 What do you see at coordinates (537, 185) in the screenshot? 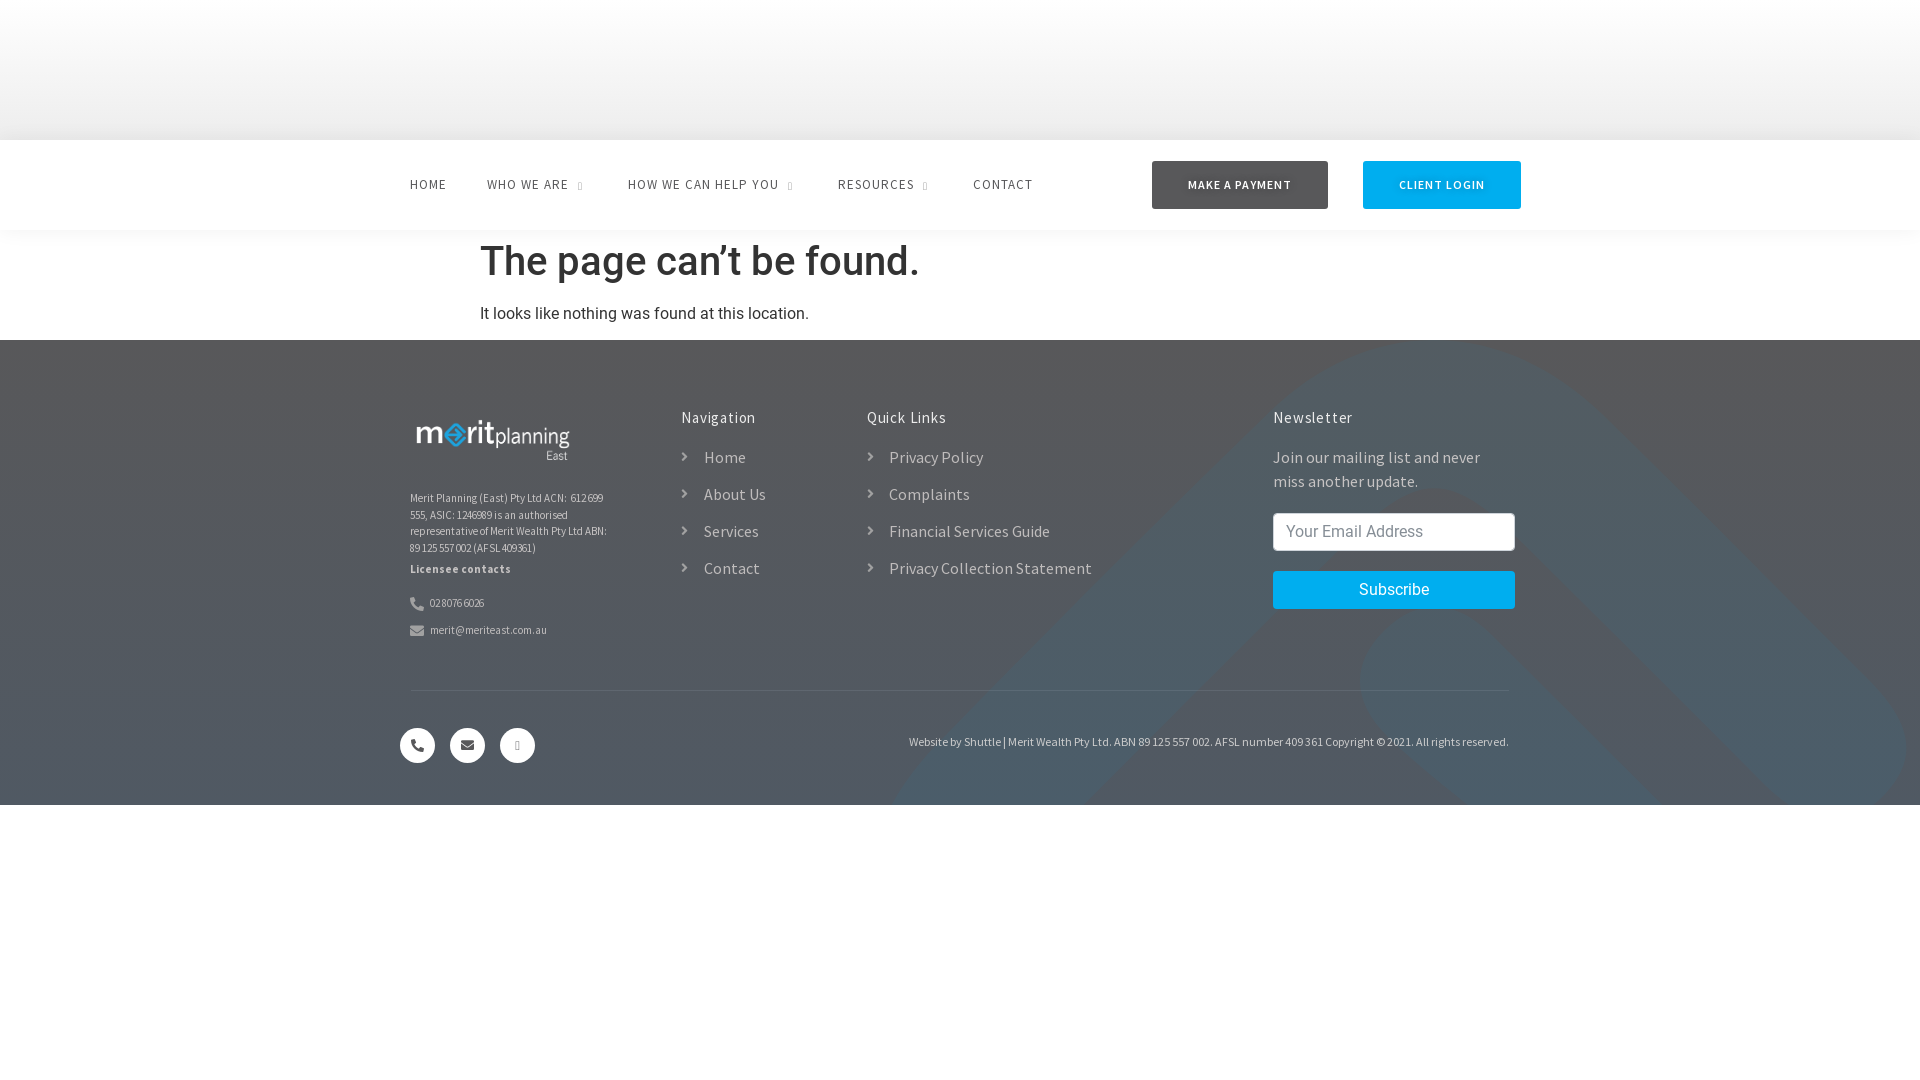
I see `'WHO WE ARE'` at bounding box center [537, 185].